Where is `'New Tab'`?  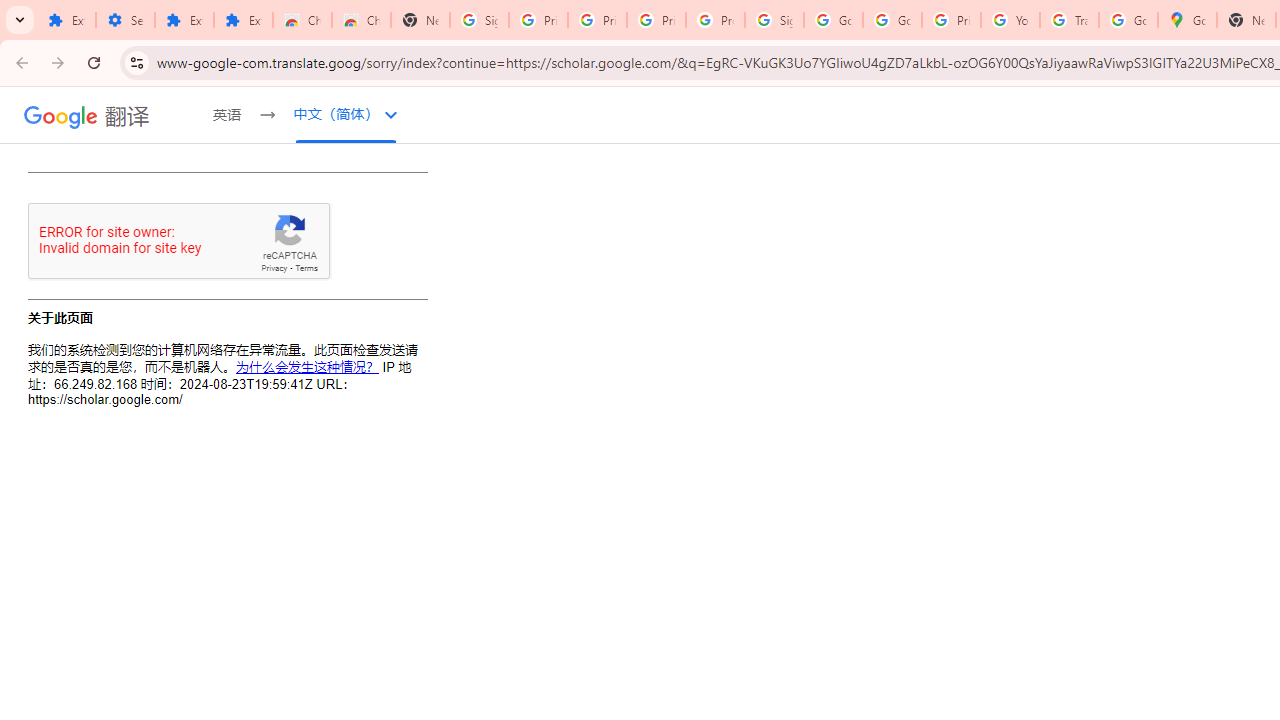 'New Tab' is located at coordinates (419, 20).